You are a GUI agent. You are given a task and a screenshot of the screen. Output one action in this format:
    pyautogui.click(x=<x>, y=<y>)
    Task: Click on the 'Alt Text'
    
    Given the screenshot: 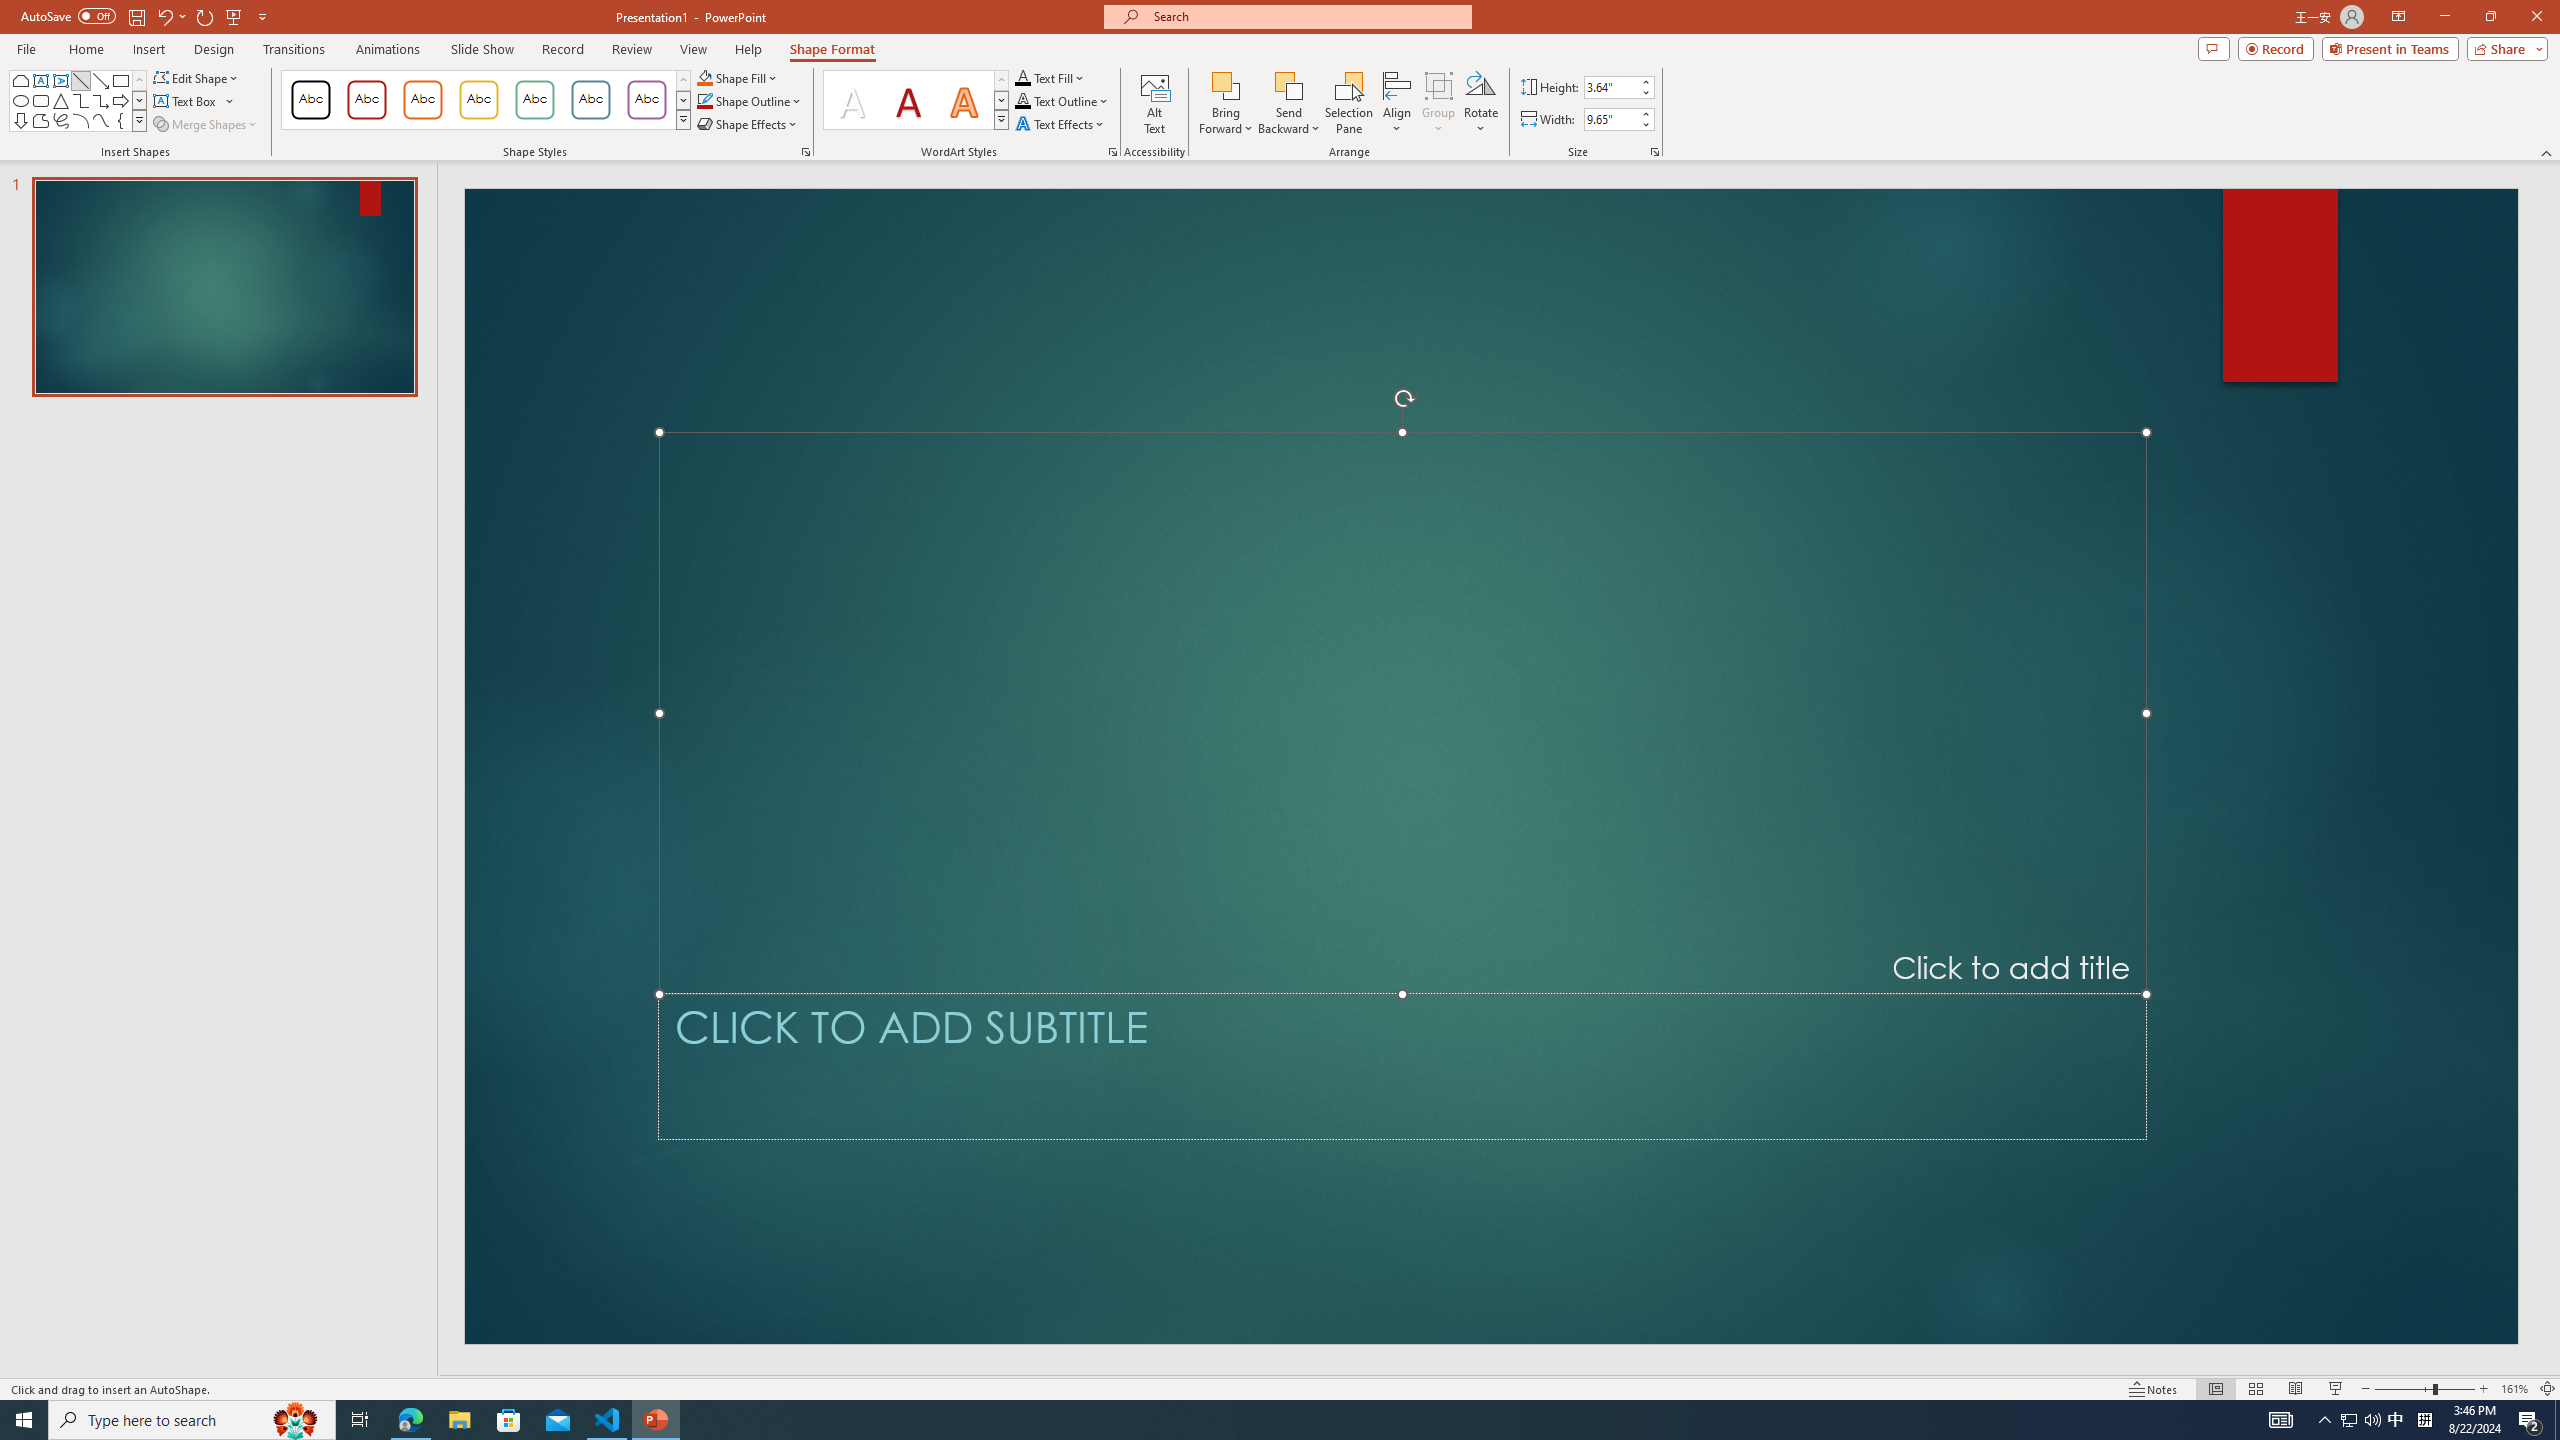 What is the action you would take?
    pyautogui.click(x=1153, y=103)
    